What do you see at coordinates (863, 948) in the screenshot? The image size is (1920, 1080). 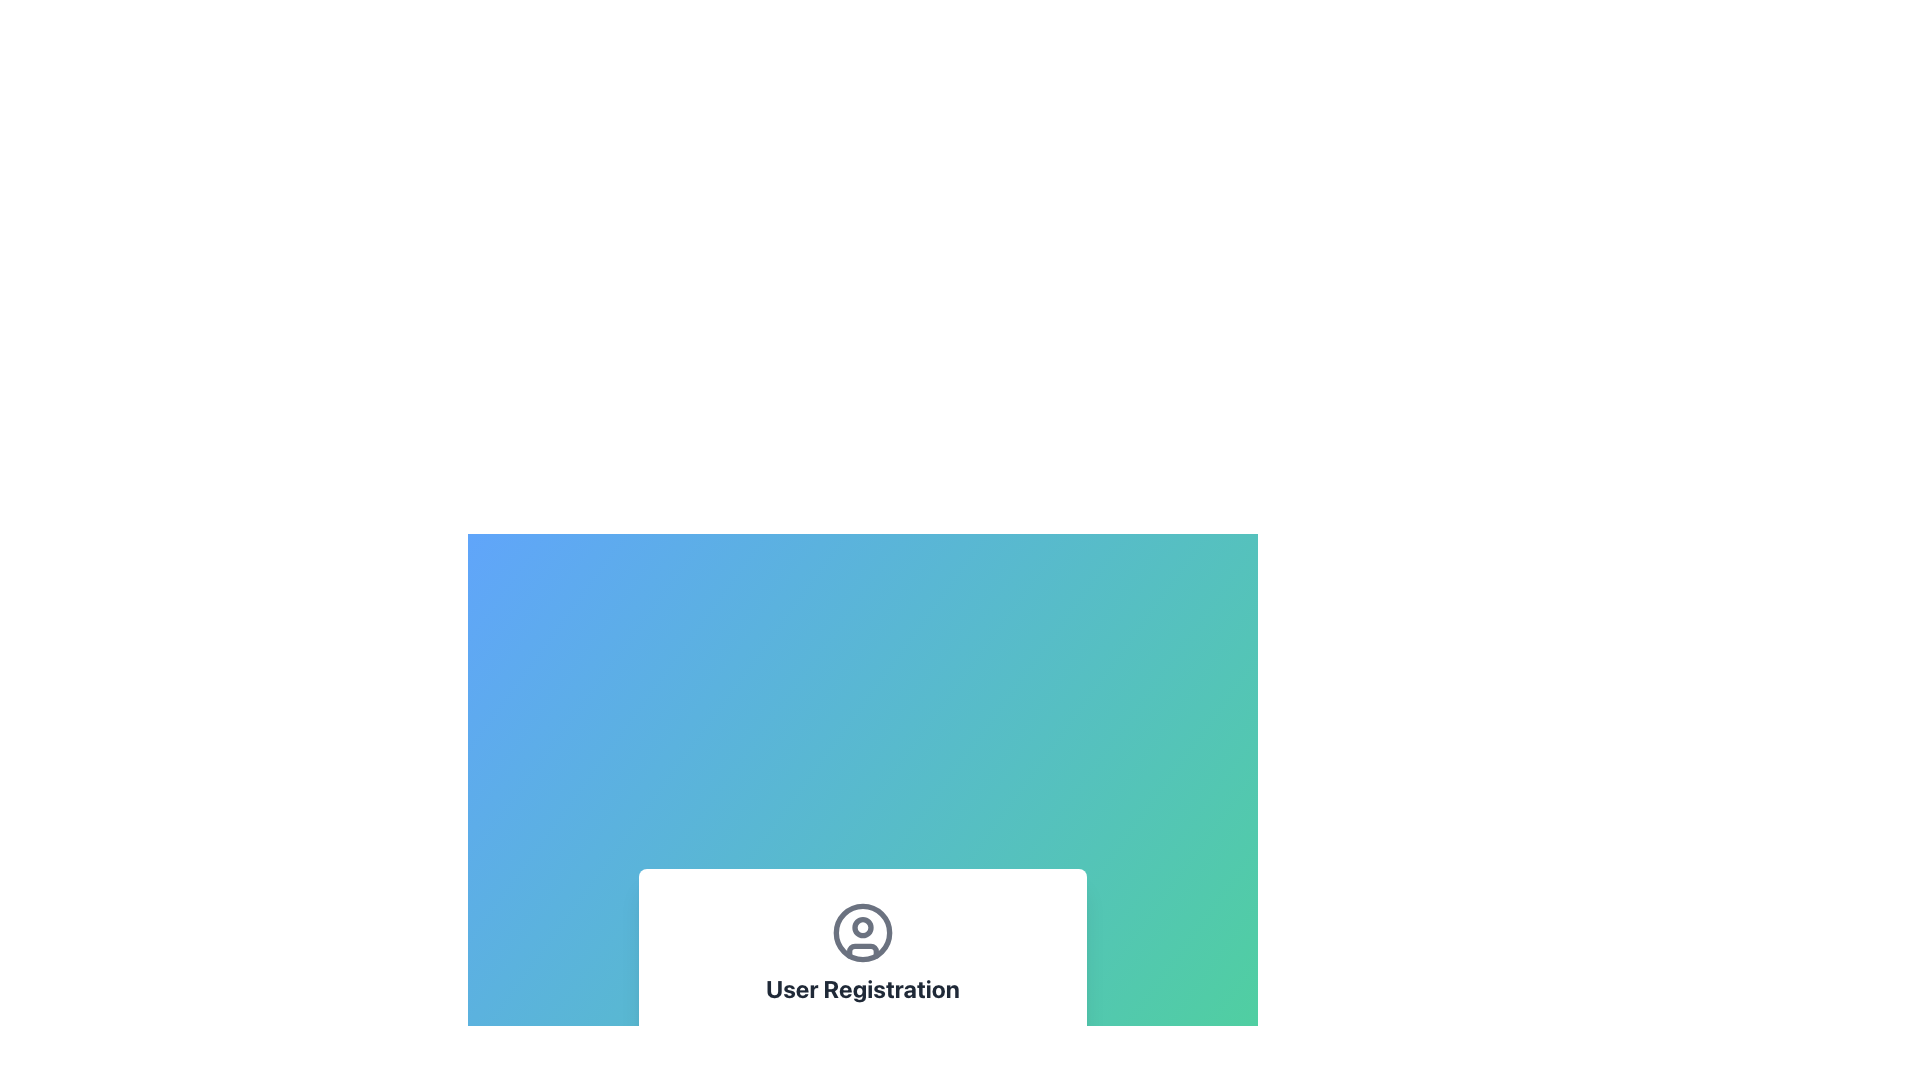 I see `the torso area of the user profile icon, which is located at the lower portion of the circular icon, centered in the layout` at bounding box center [863, 948].